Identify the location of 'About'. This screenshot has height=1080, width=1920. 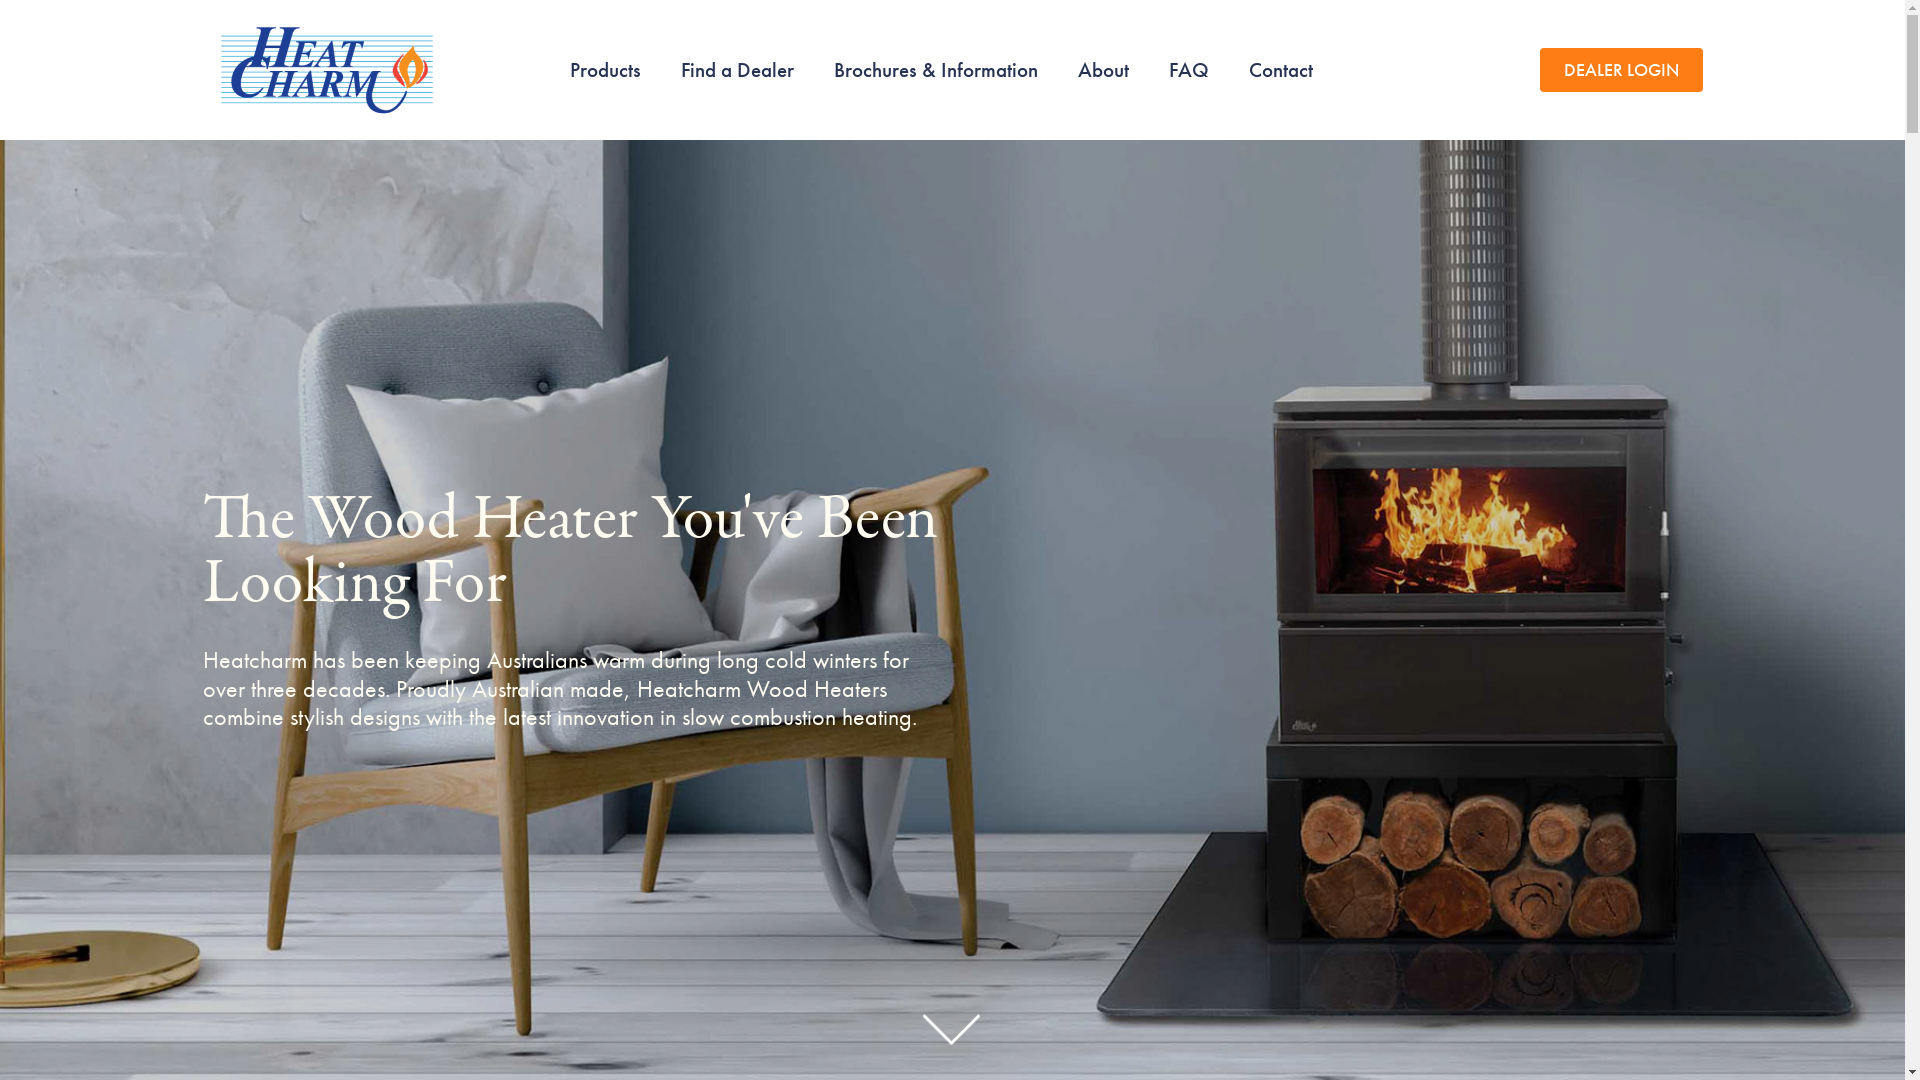
(1102, 68).